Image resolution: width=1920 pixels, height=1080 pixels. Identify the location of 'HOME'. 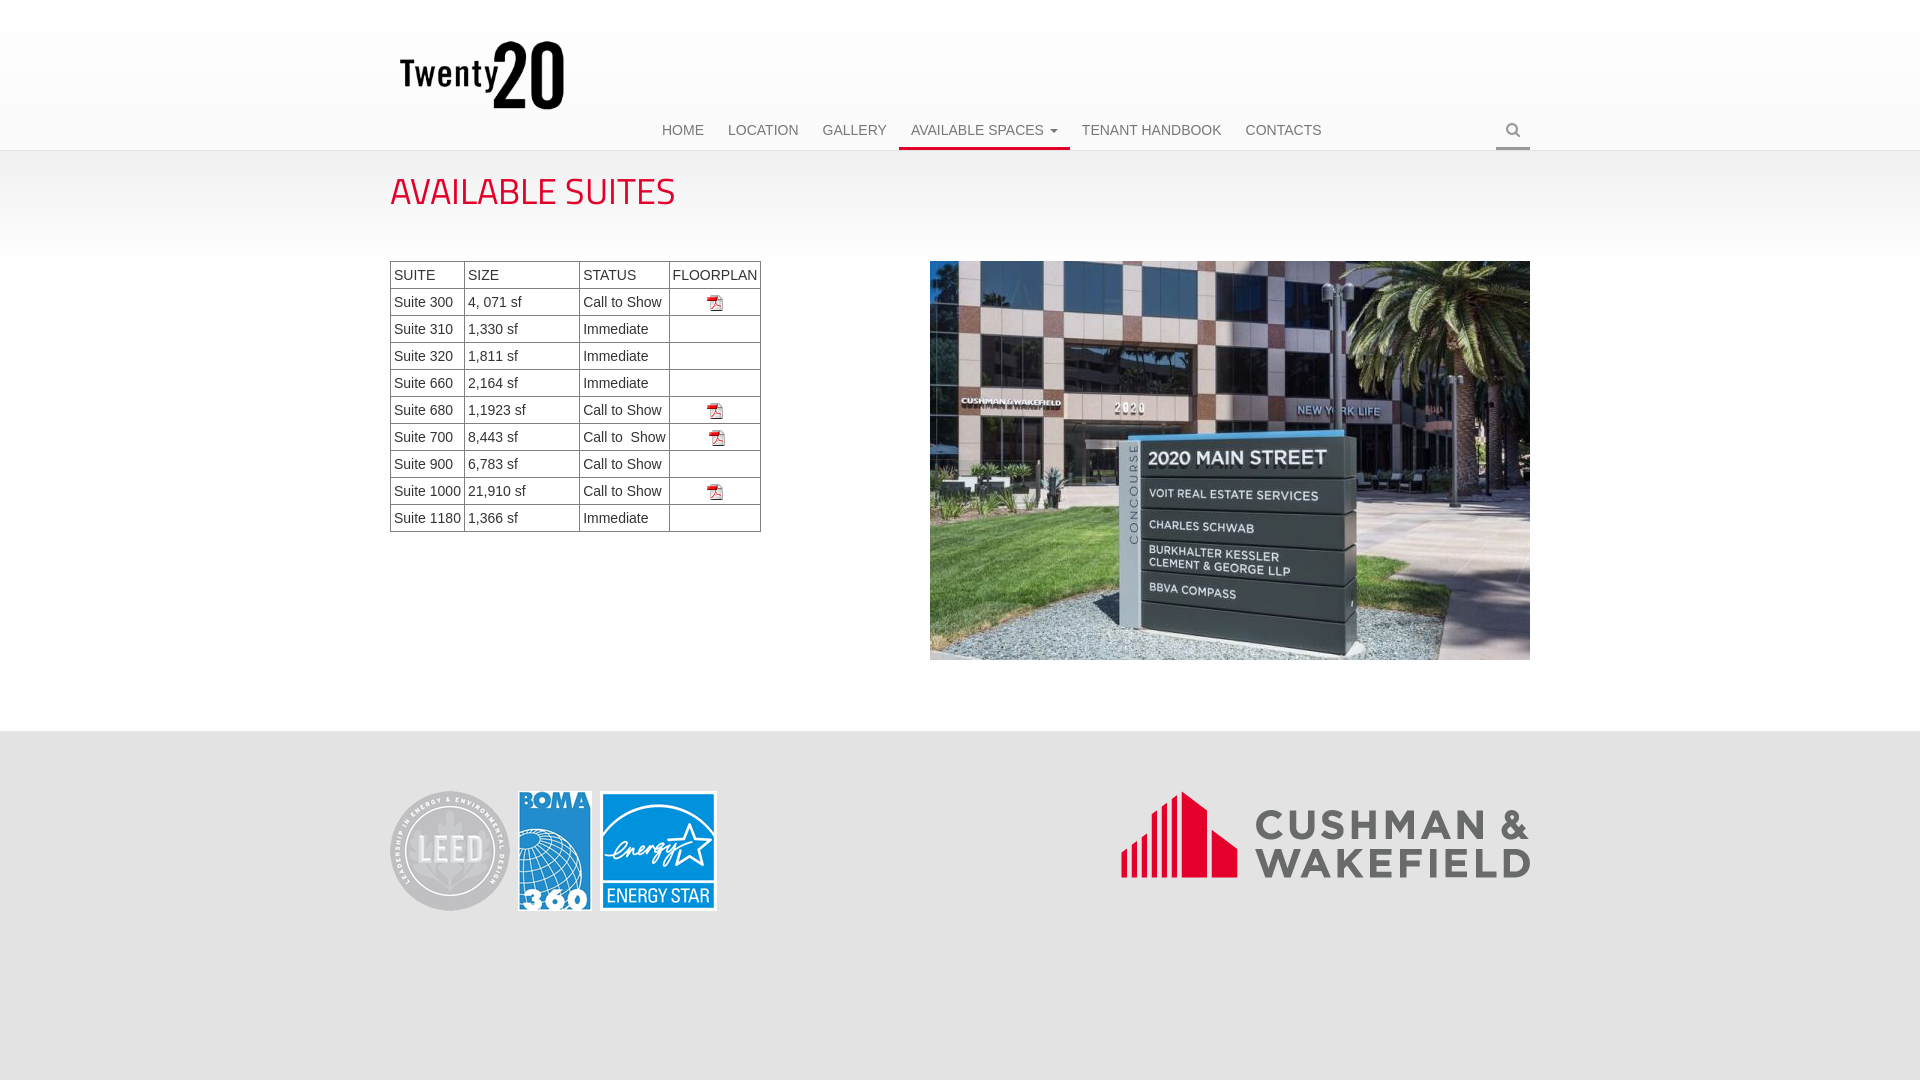
(682, 131).